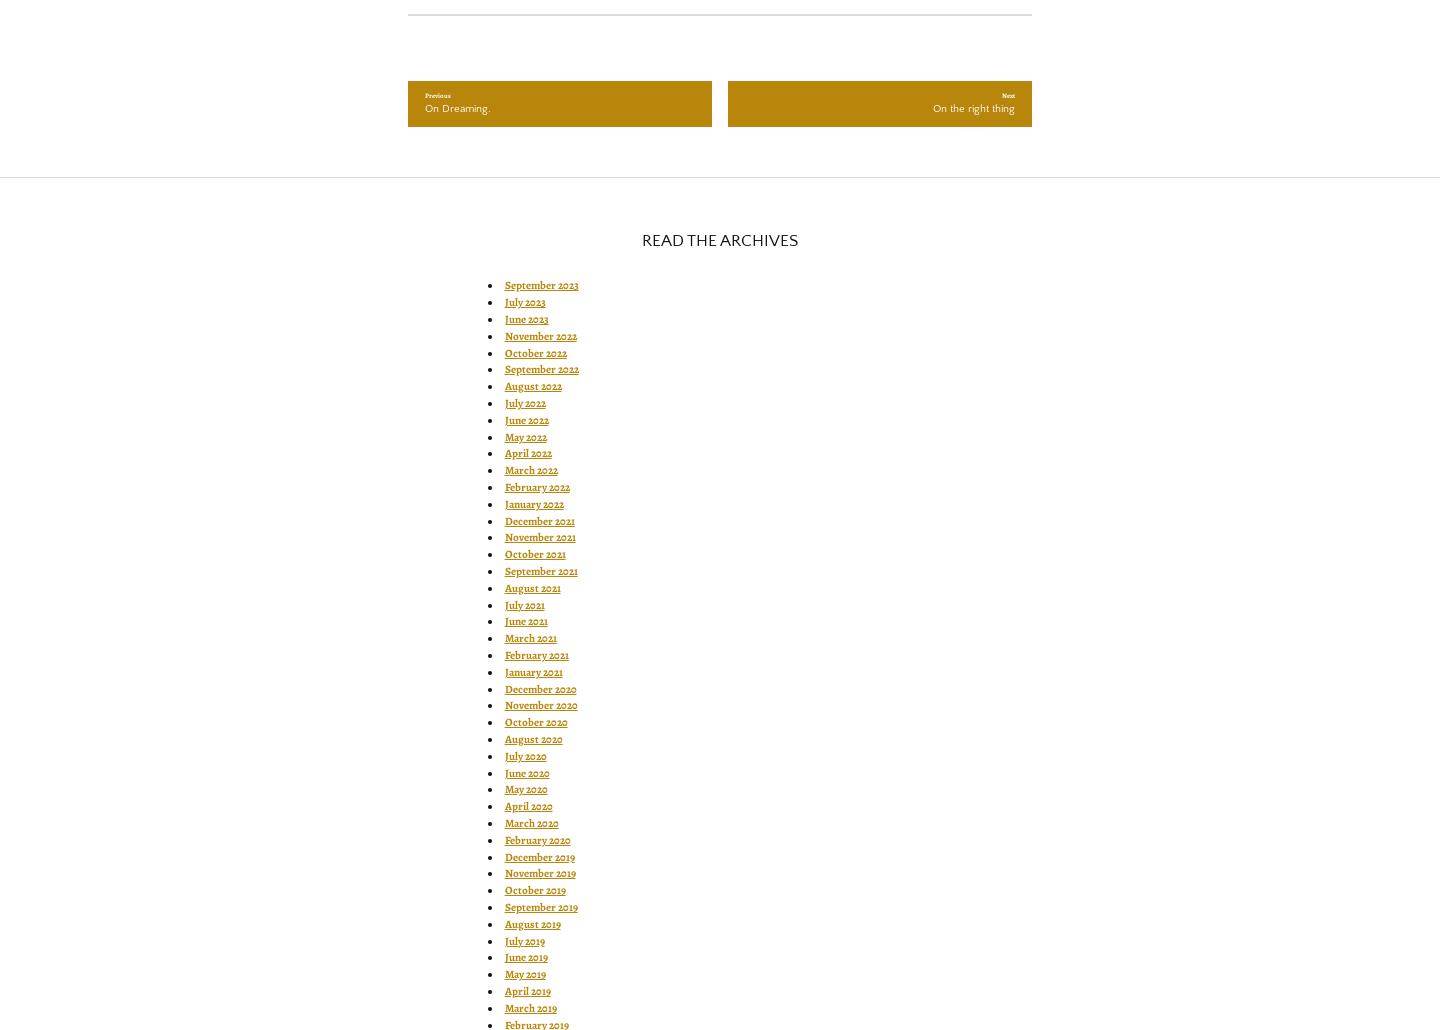 The image size is (1440, 1030). I want to click on 'November 2021', so click(538, 537).